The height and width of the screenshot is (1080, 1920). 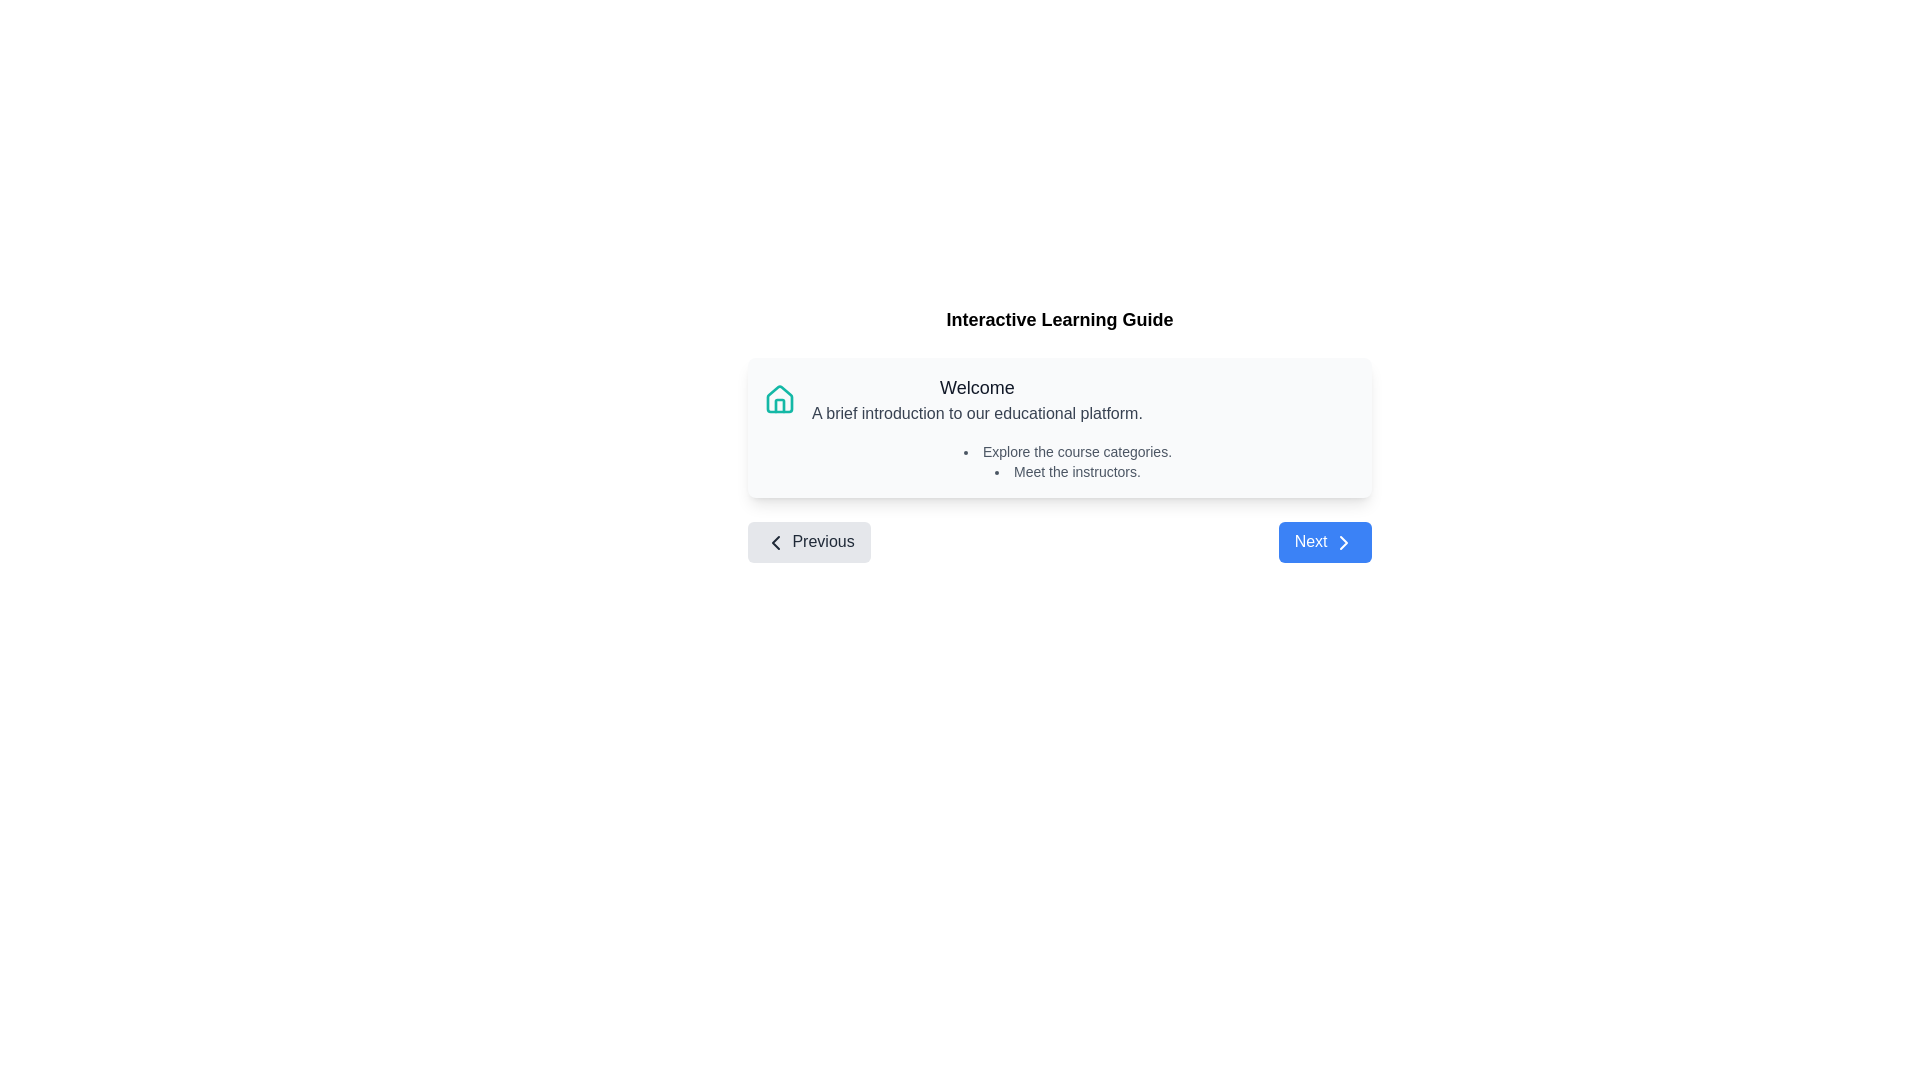 I want to click on the chevron icon that indicates the 'Previous' navigation button, located to the left of the 'Previous' button in the navigation area, so click(x=775, y=542).